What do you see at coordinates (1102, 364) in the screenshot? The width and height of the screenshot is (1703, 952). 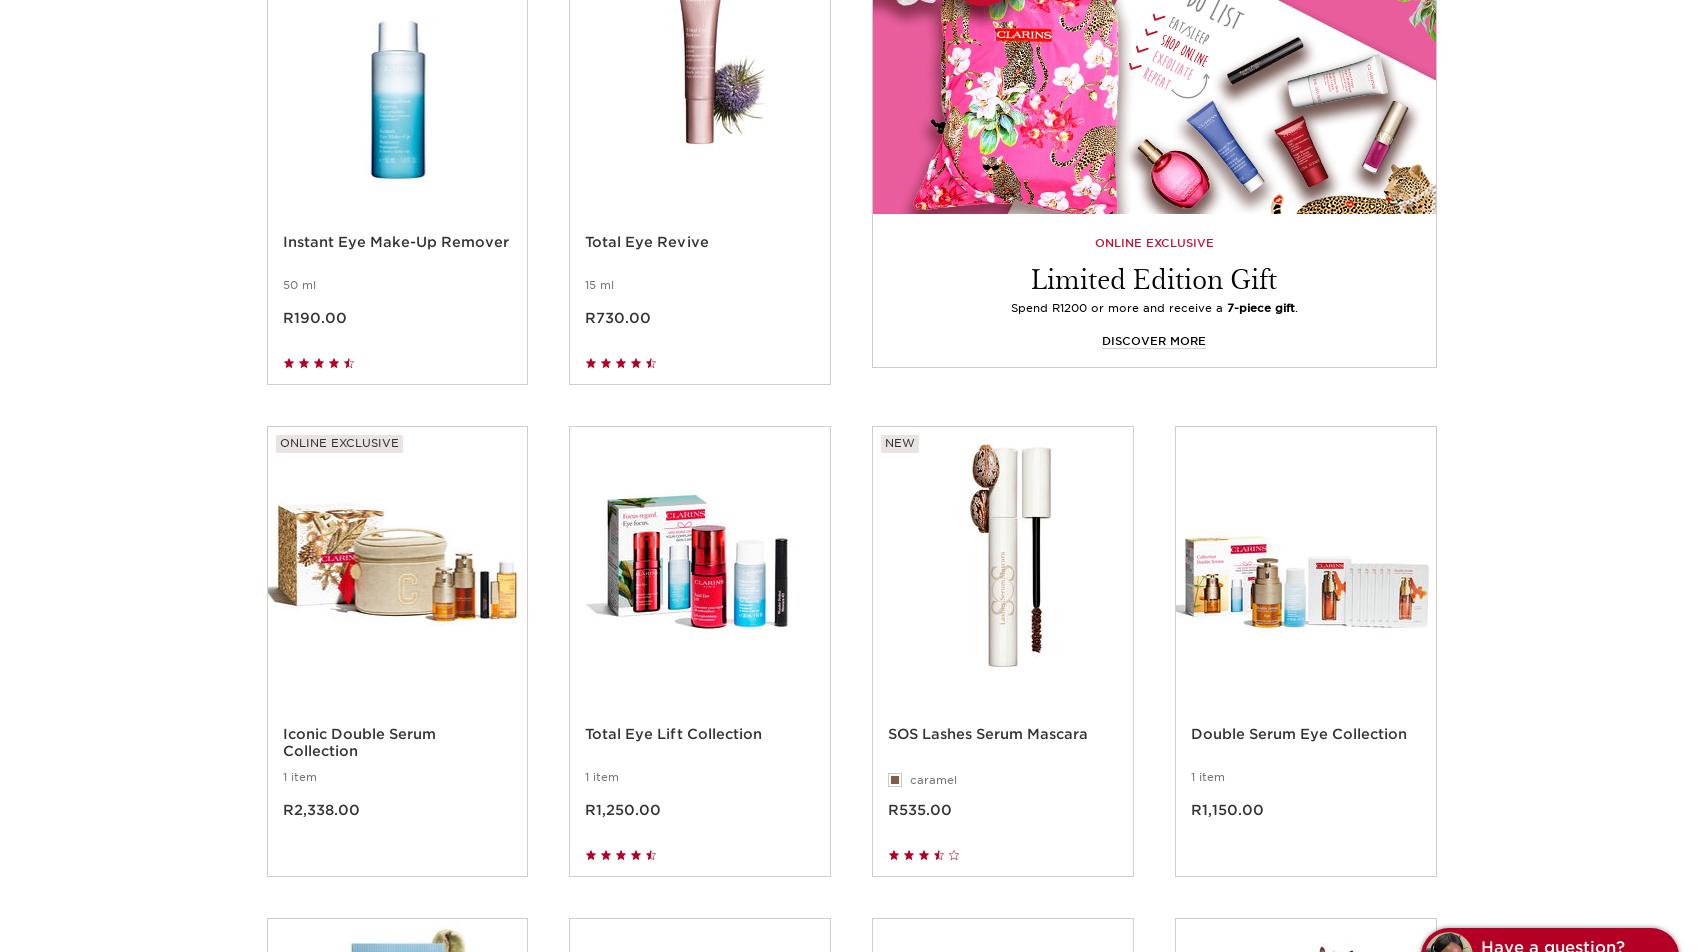 I see `'DISCOVER MORE'` at bounding box center [1102, 364].